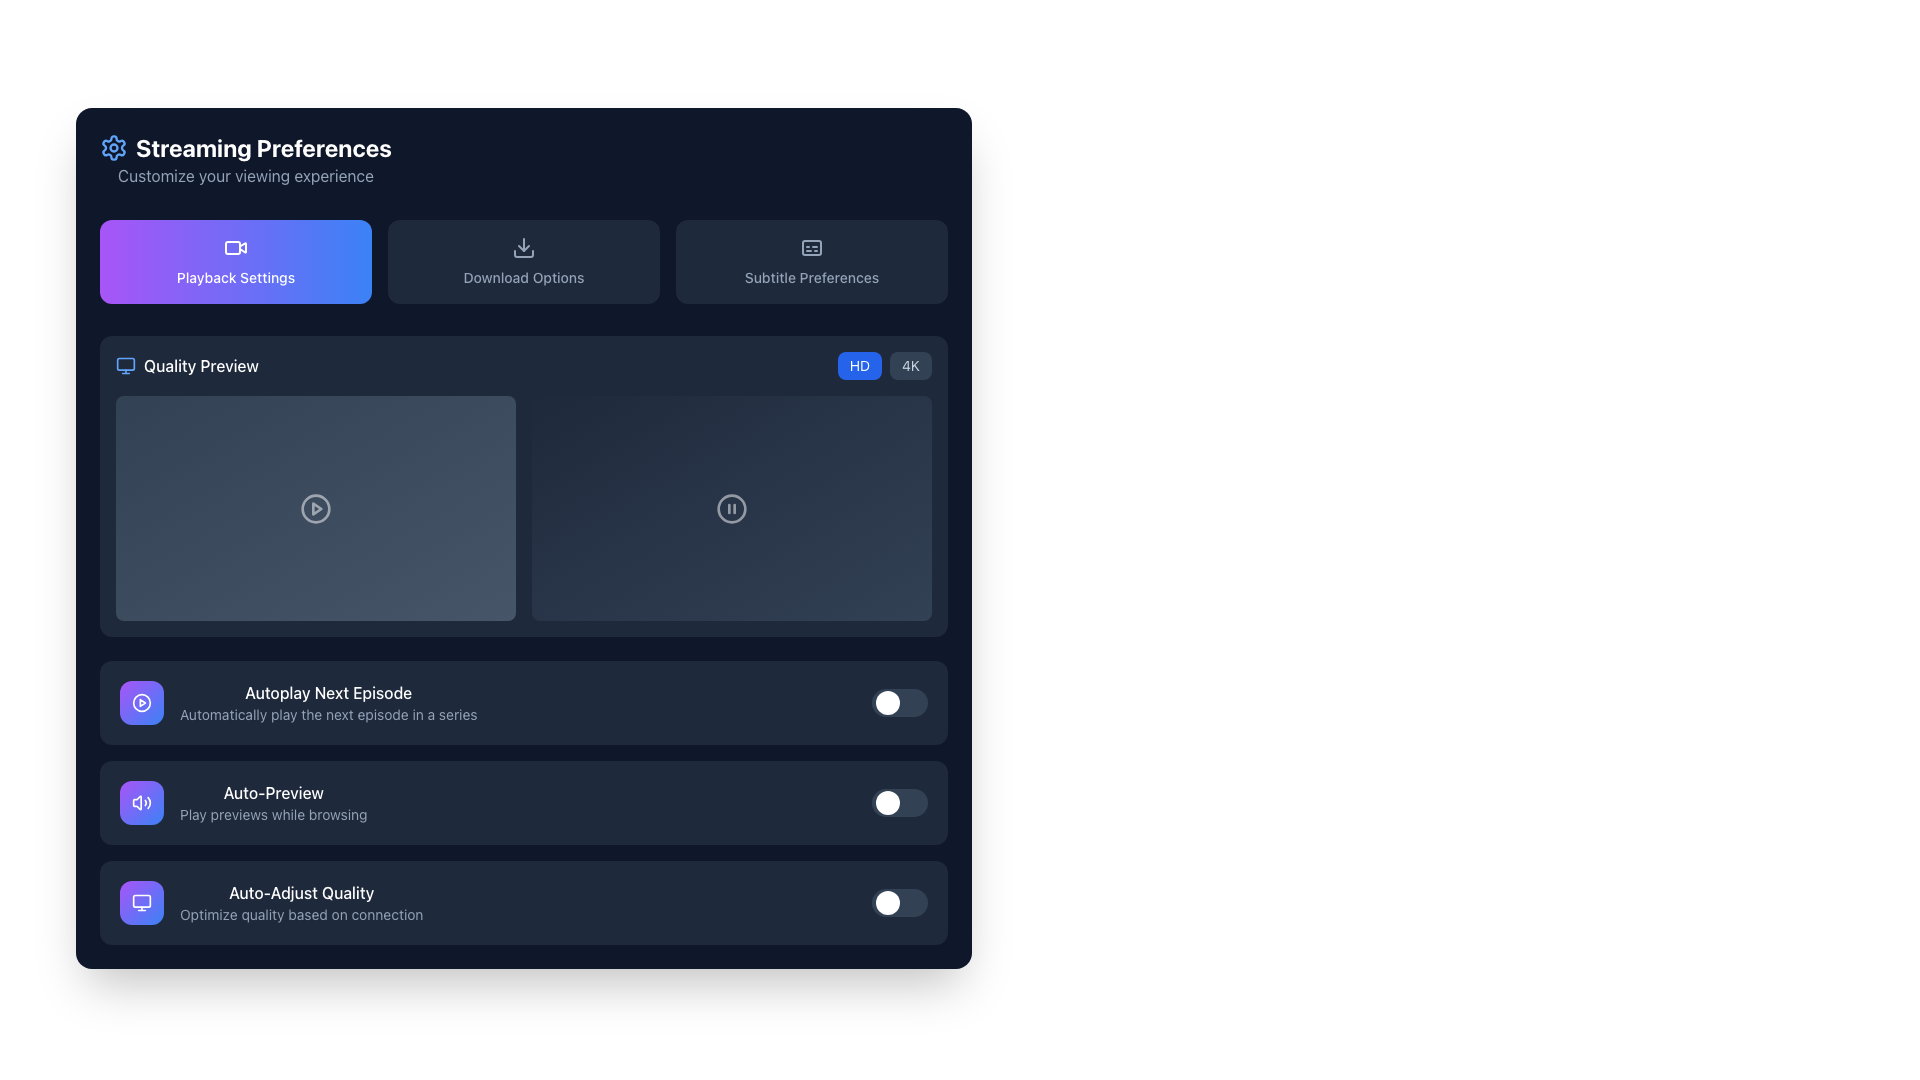  What do you see at coordinates (242, 801) in the screenshot?
I see `the 'Auto-Preview' label which features a soundwave icon and two lines of text, positioned as the second item in a settings panel` at bounding box center [242, 801].